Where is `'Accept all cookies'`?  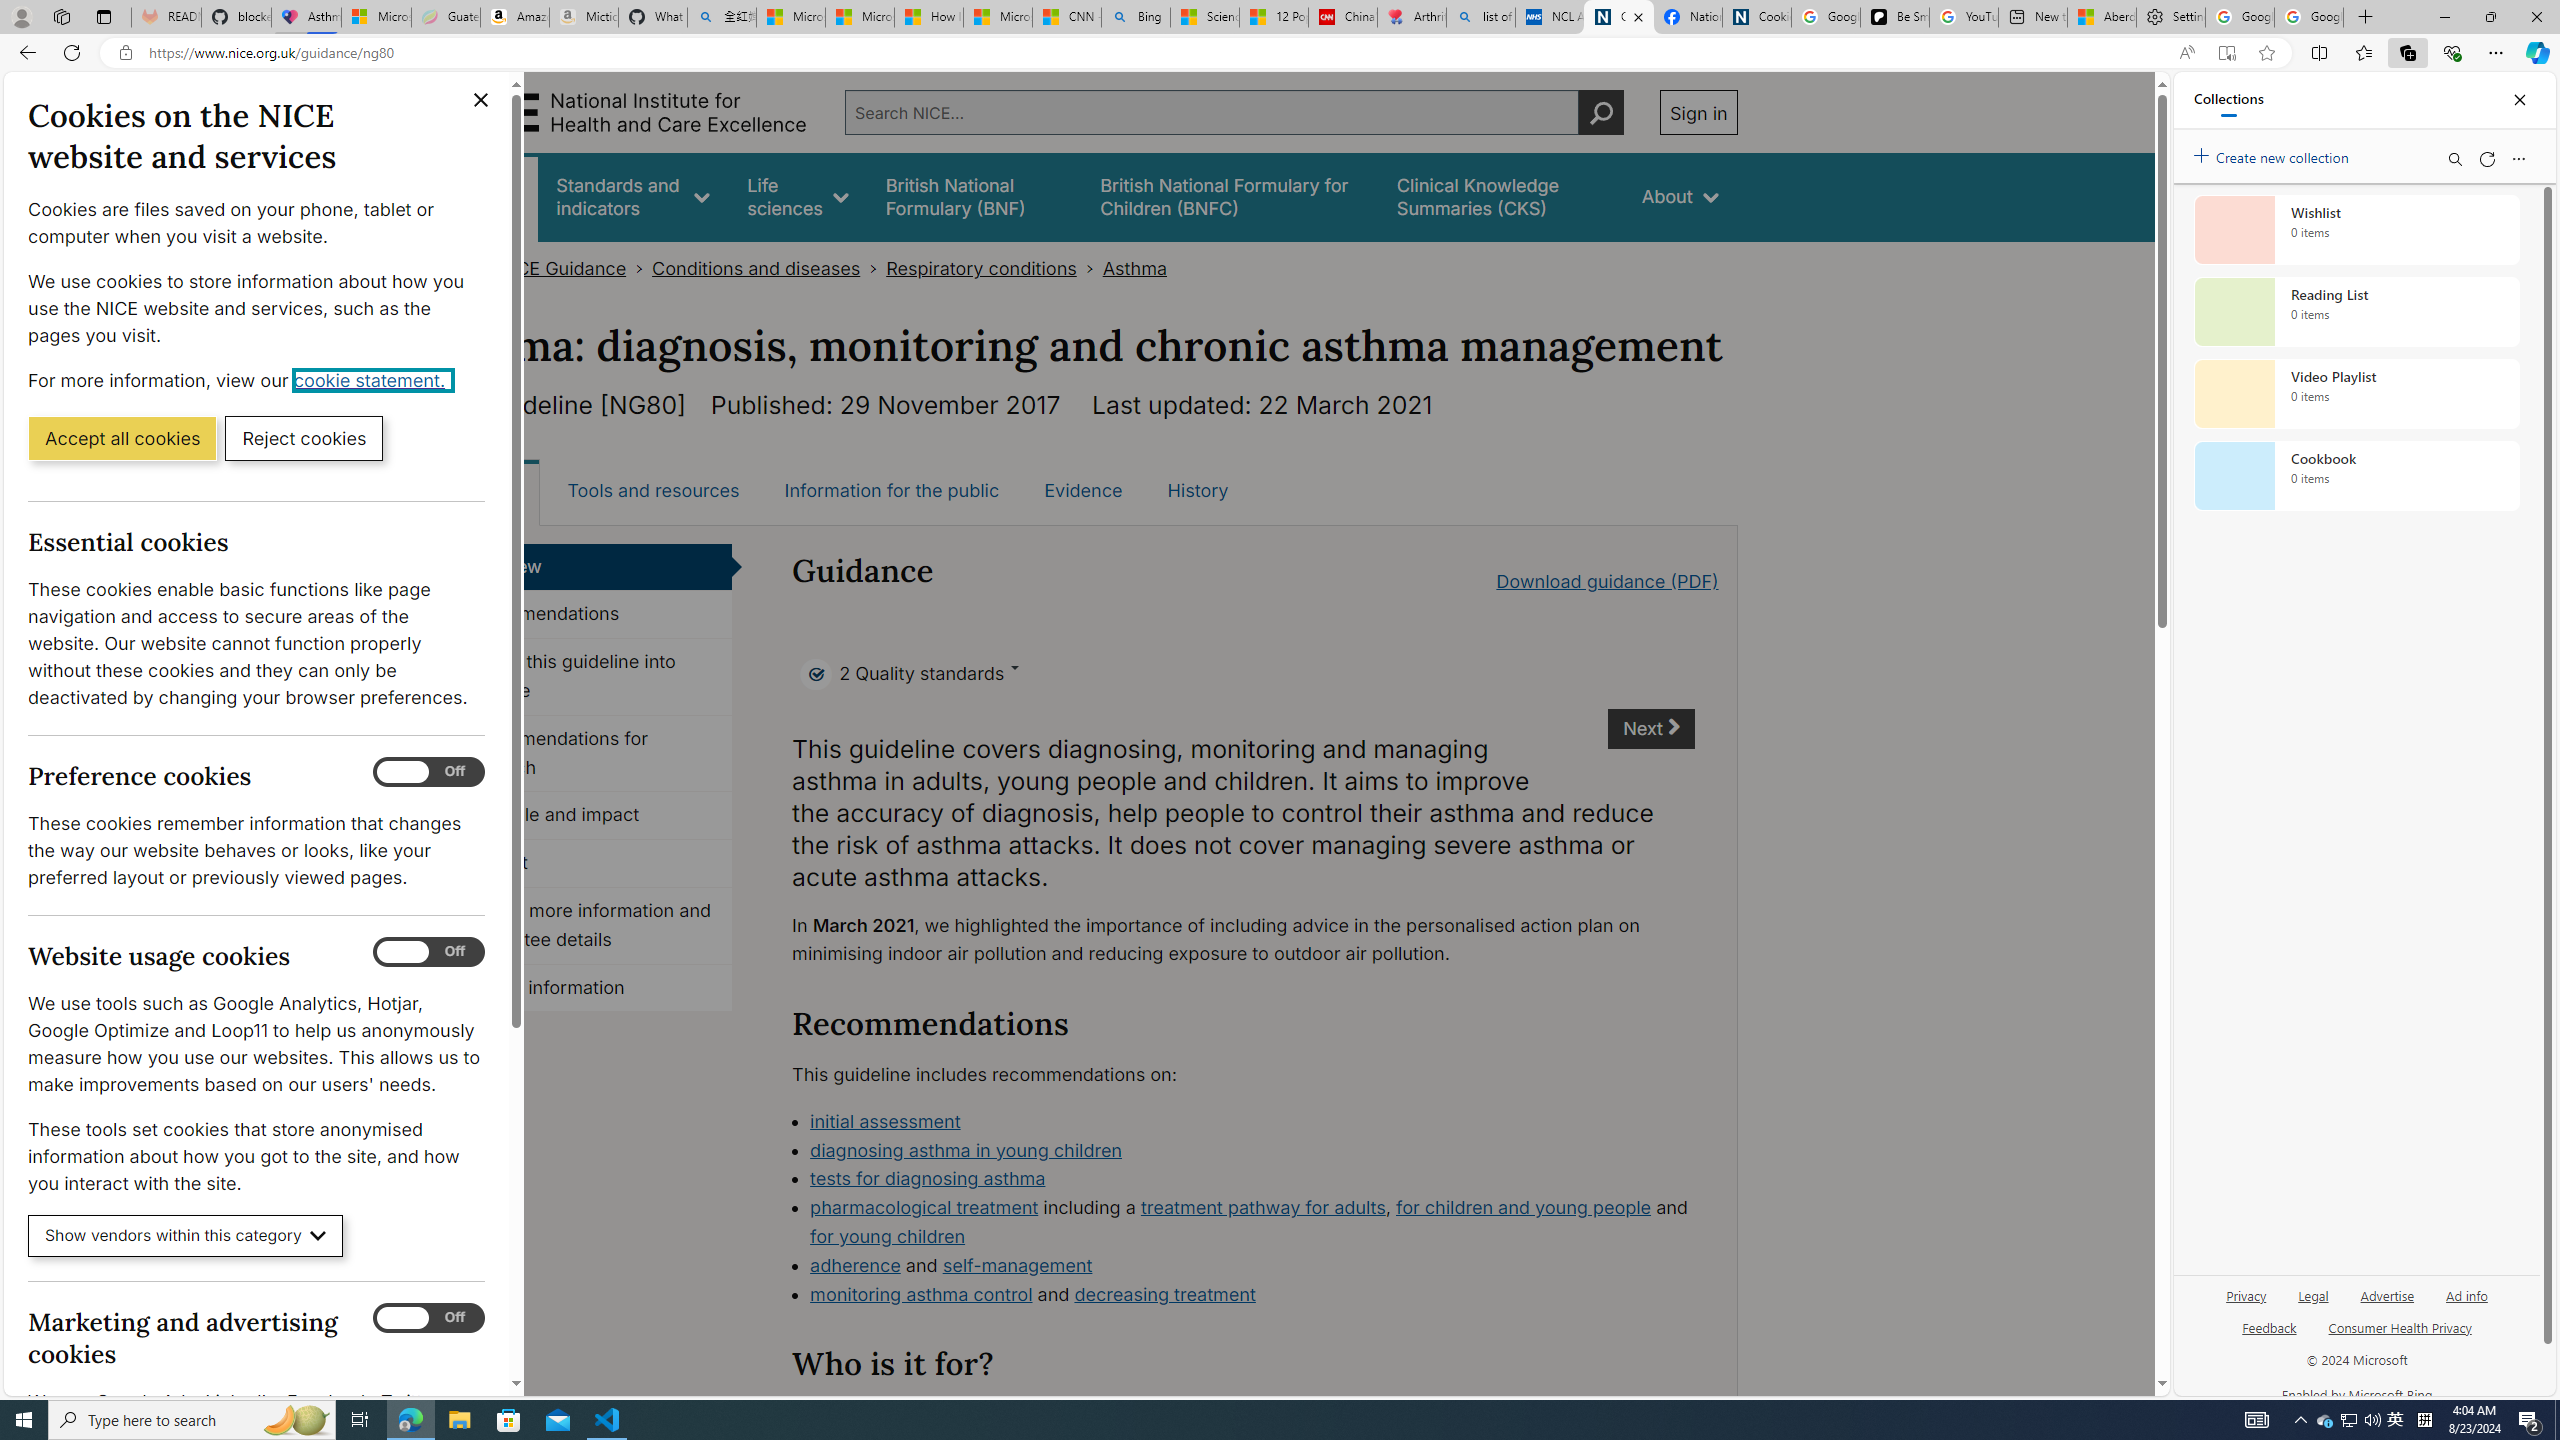 'Accept all cookies' is located at coordinates (122, 436).